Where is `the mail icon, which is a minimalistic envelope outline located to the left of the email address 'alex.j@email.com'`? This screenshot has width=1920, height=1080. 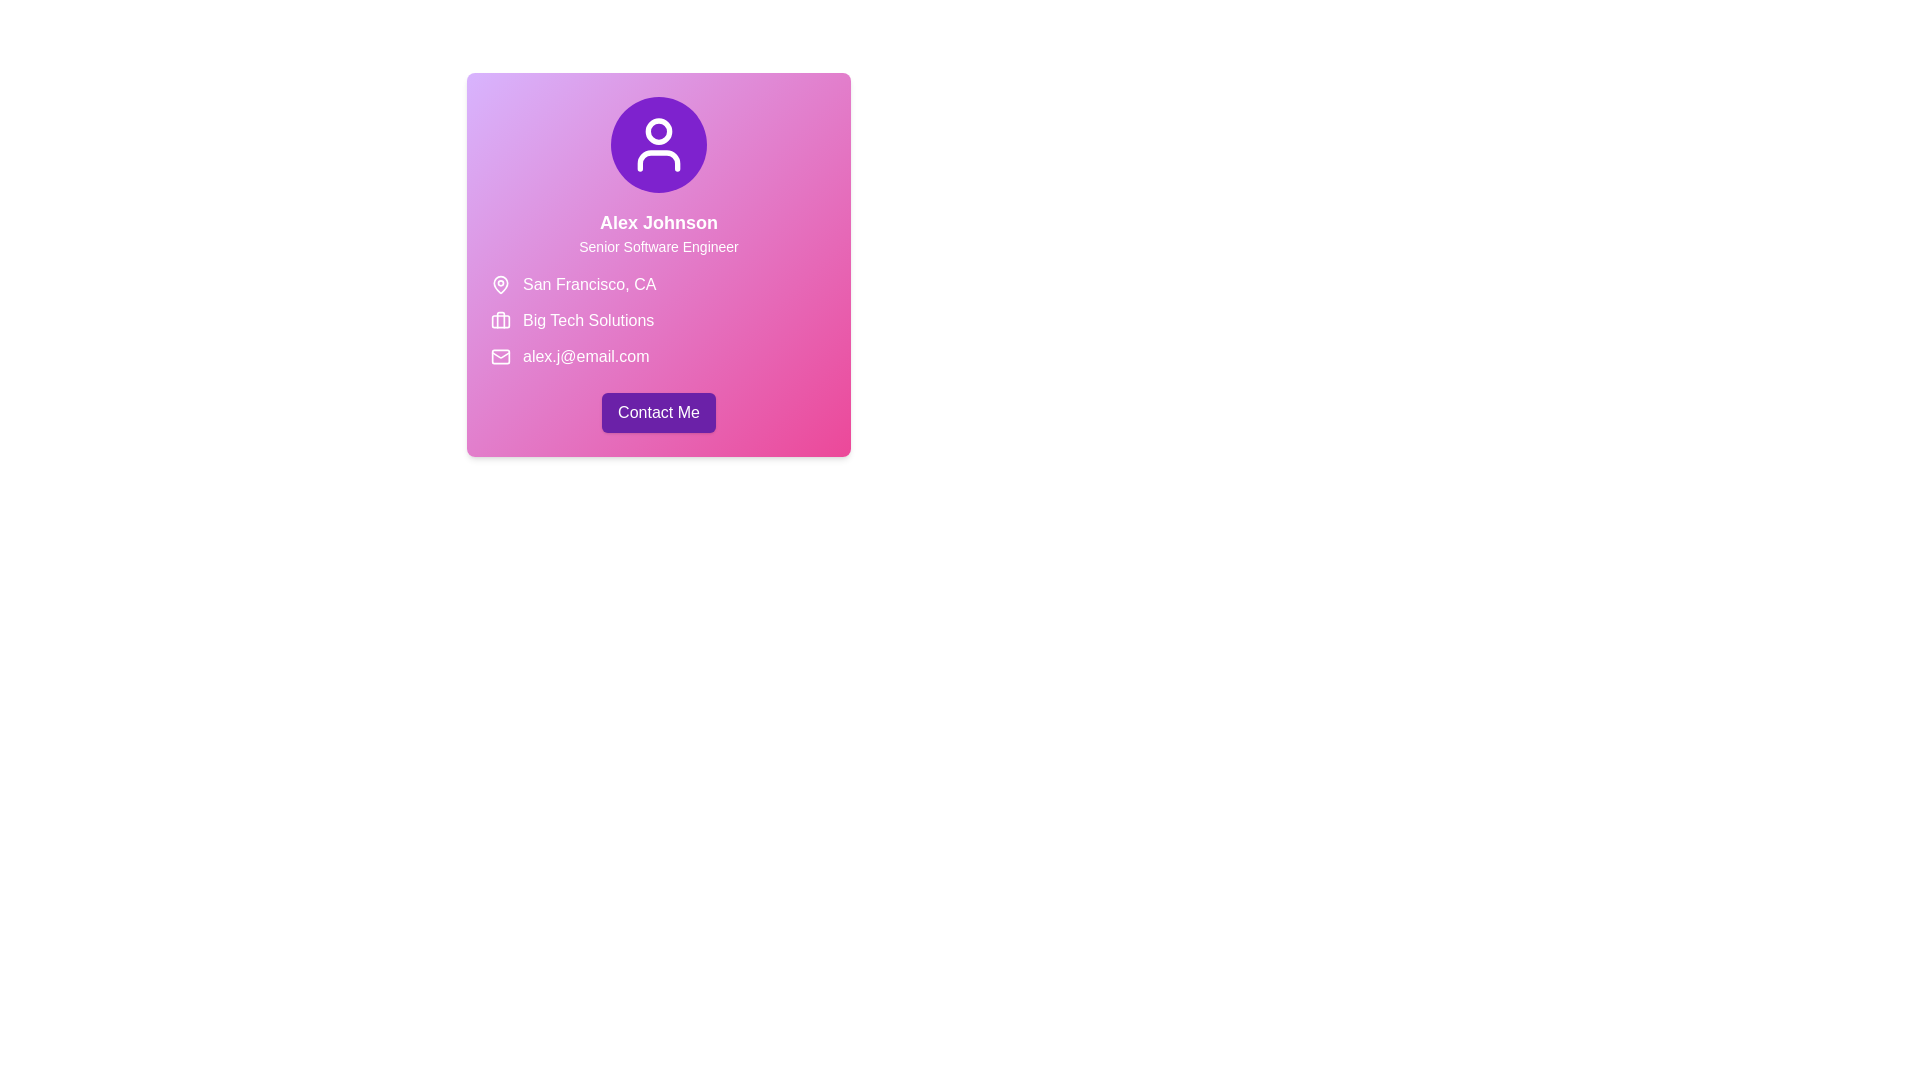
the mail icon, which is a minimalistic envelope outline located to the left of the email address 'alex.j@email.com' is located at coordinates (500, 356).